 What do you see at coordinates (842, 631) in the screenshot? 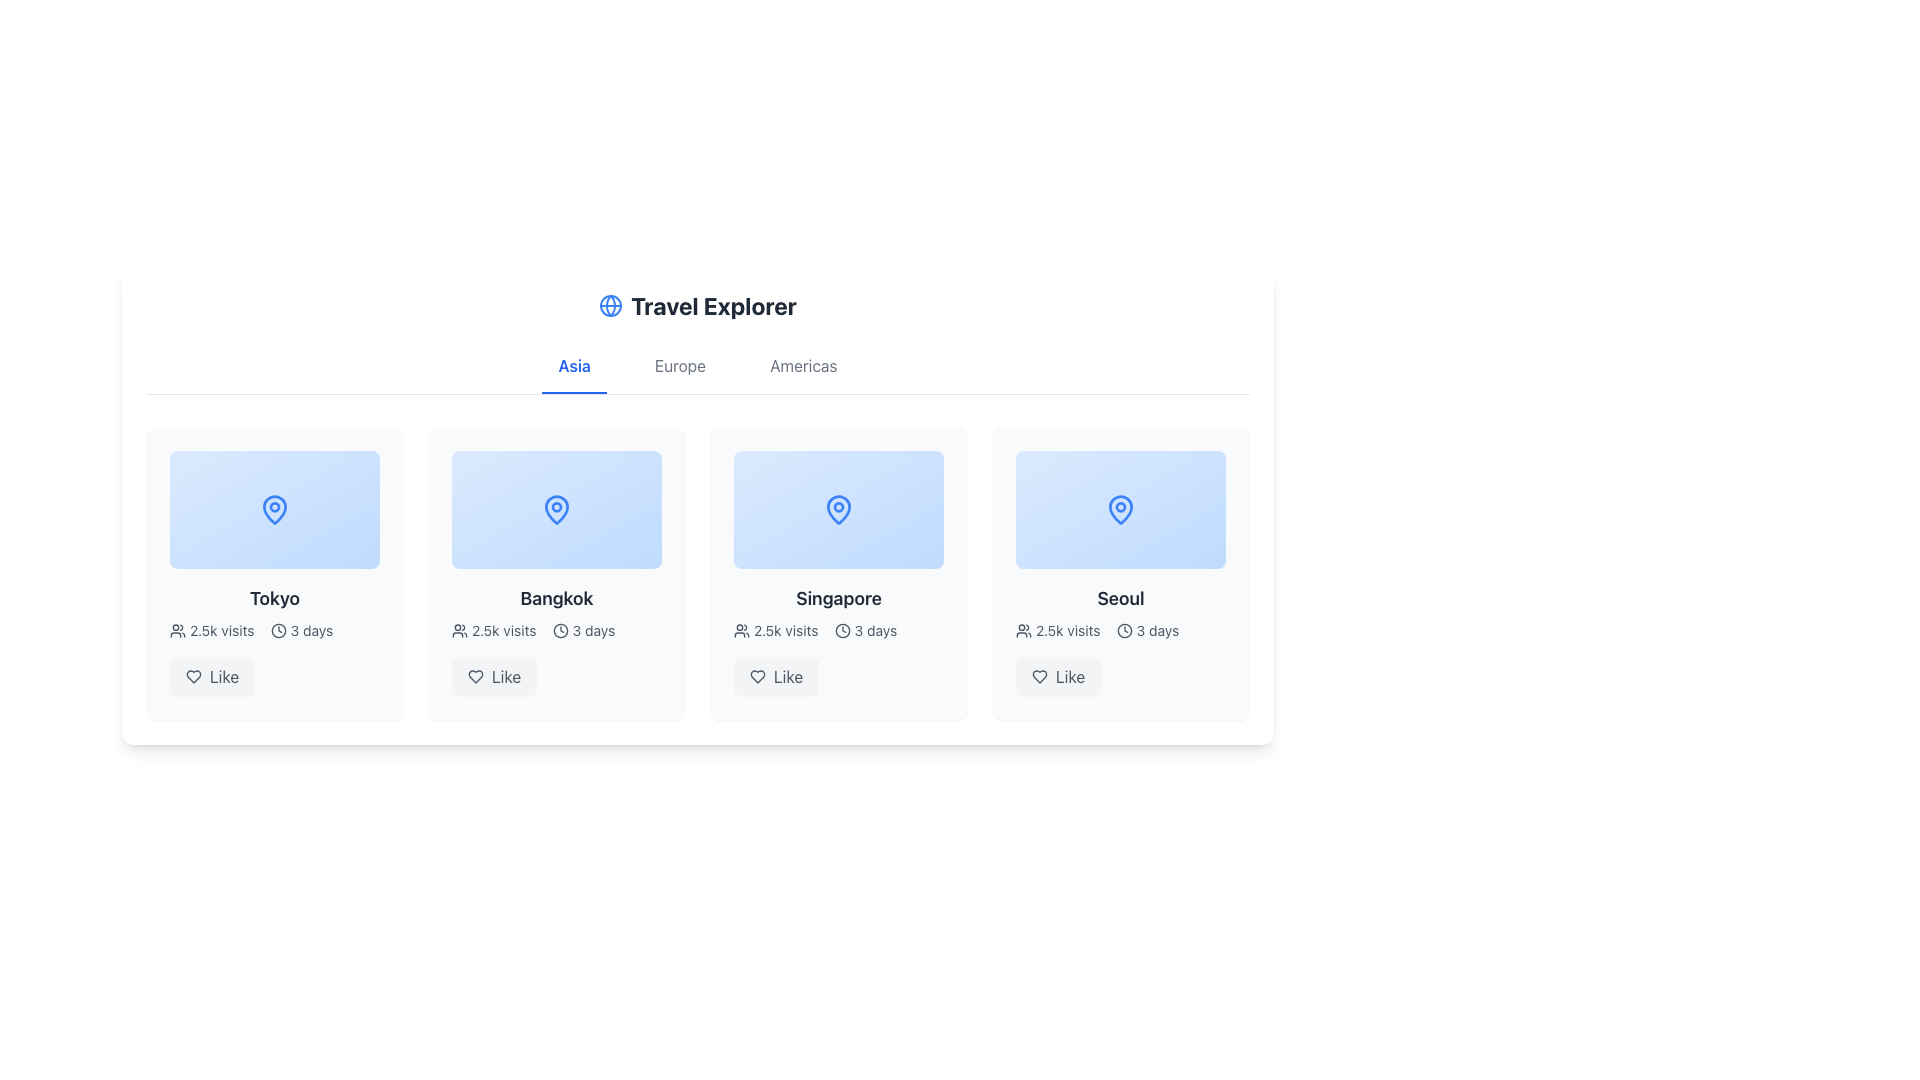
I see `the clock icon styled in an outline format located within the card for the 'Singapore' location, positioned to the left of the text '3 days'` at bounding box center [842, 631].